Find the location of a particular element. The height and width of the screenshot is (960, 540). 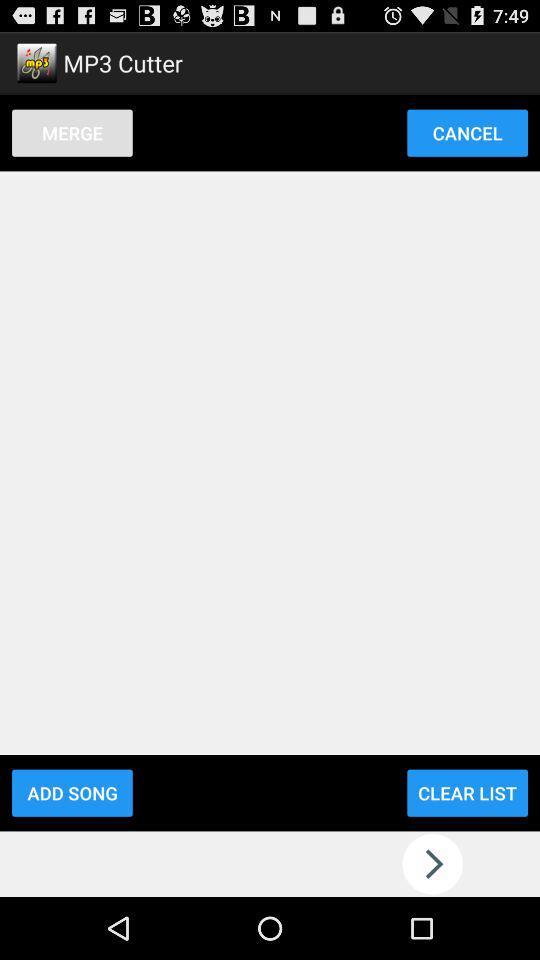

the button above the clear list is located at coordinates (467, 131).